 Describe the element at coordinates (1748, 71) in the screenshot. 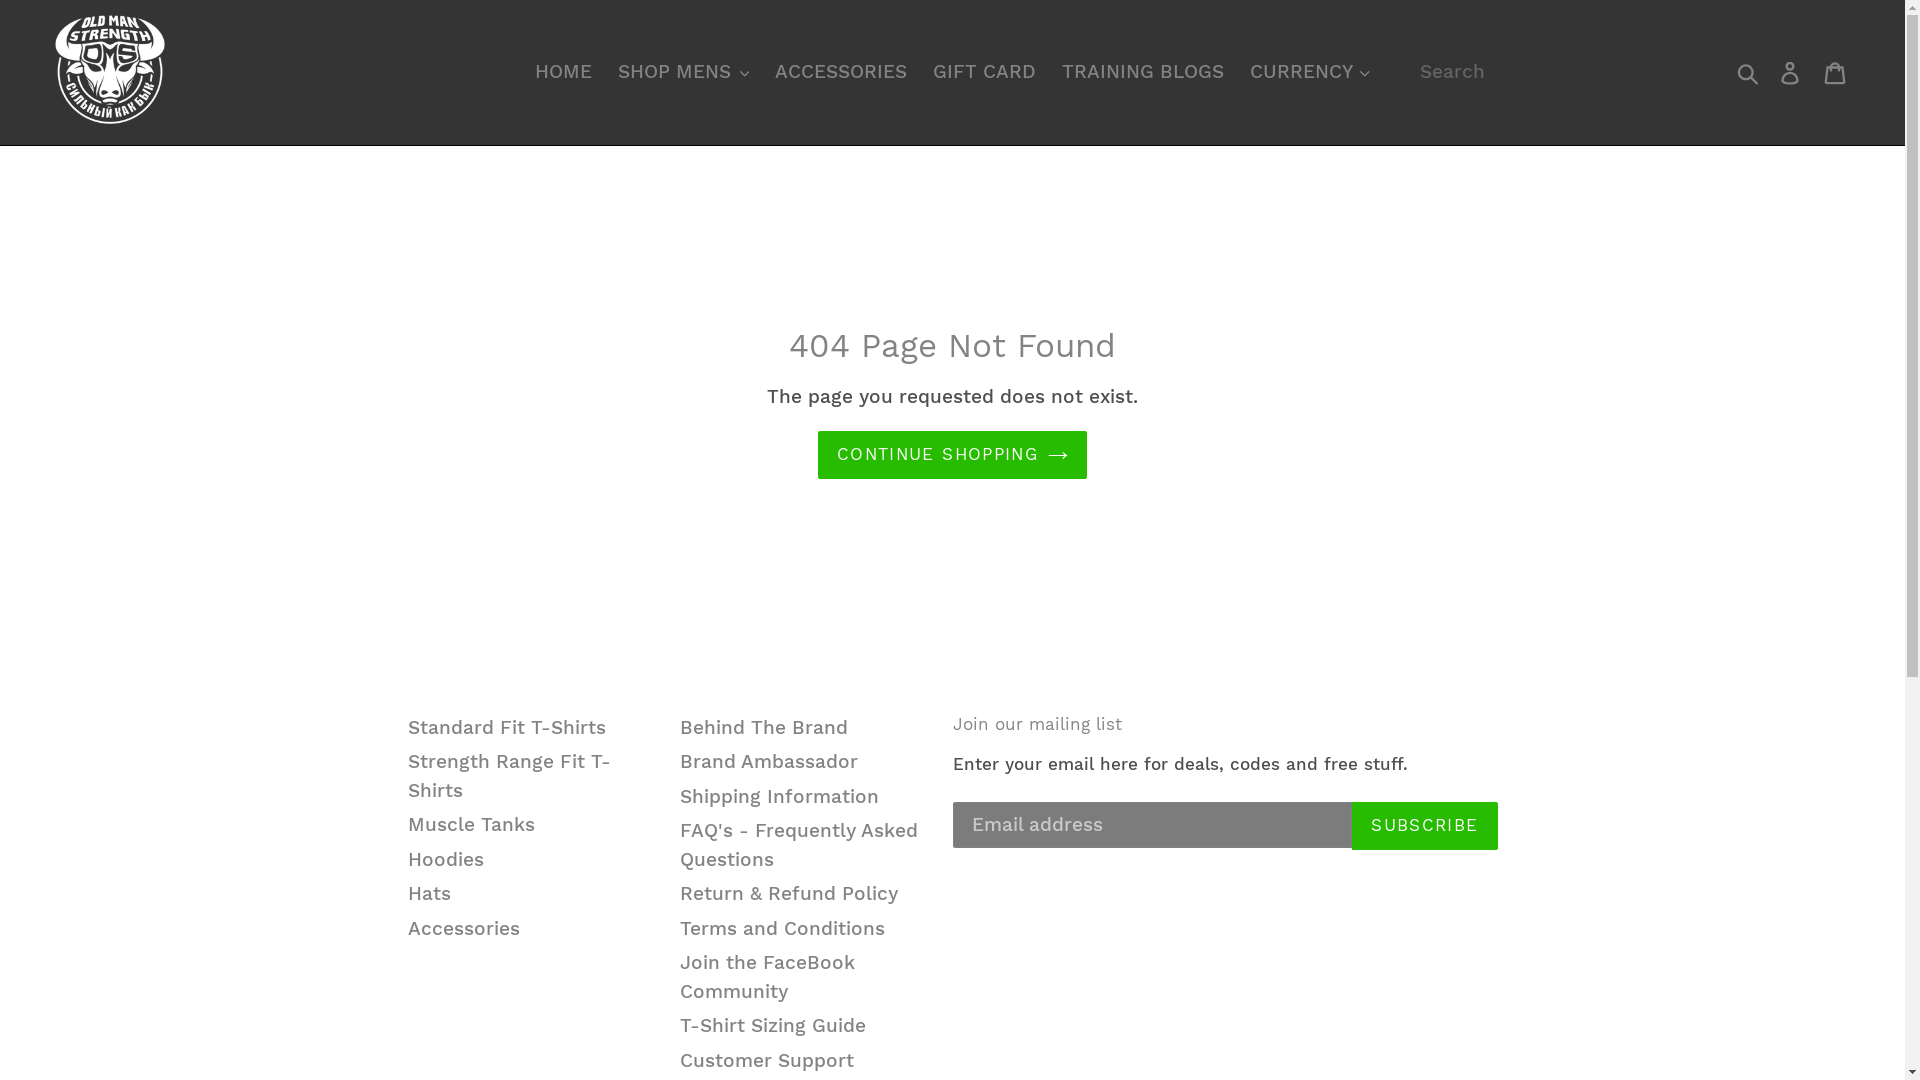

I see `'Submit'` at that location.